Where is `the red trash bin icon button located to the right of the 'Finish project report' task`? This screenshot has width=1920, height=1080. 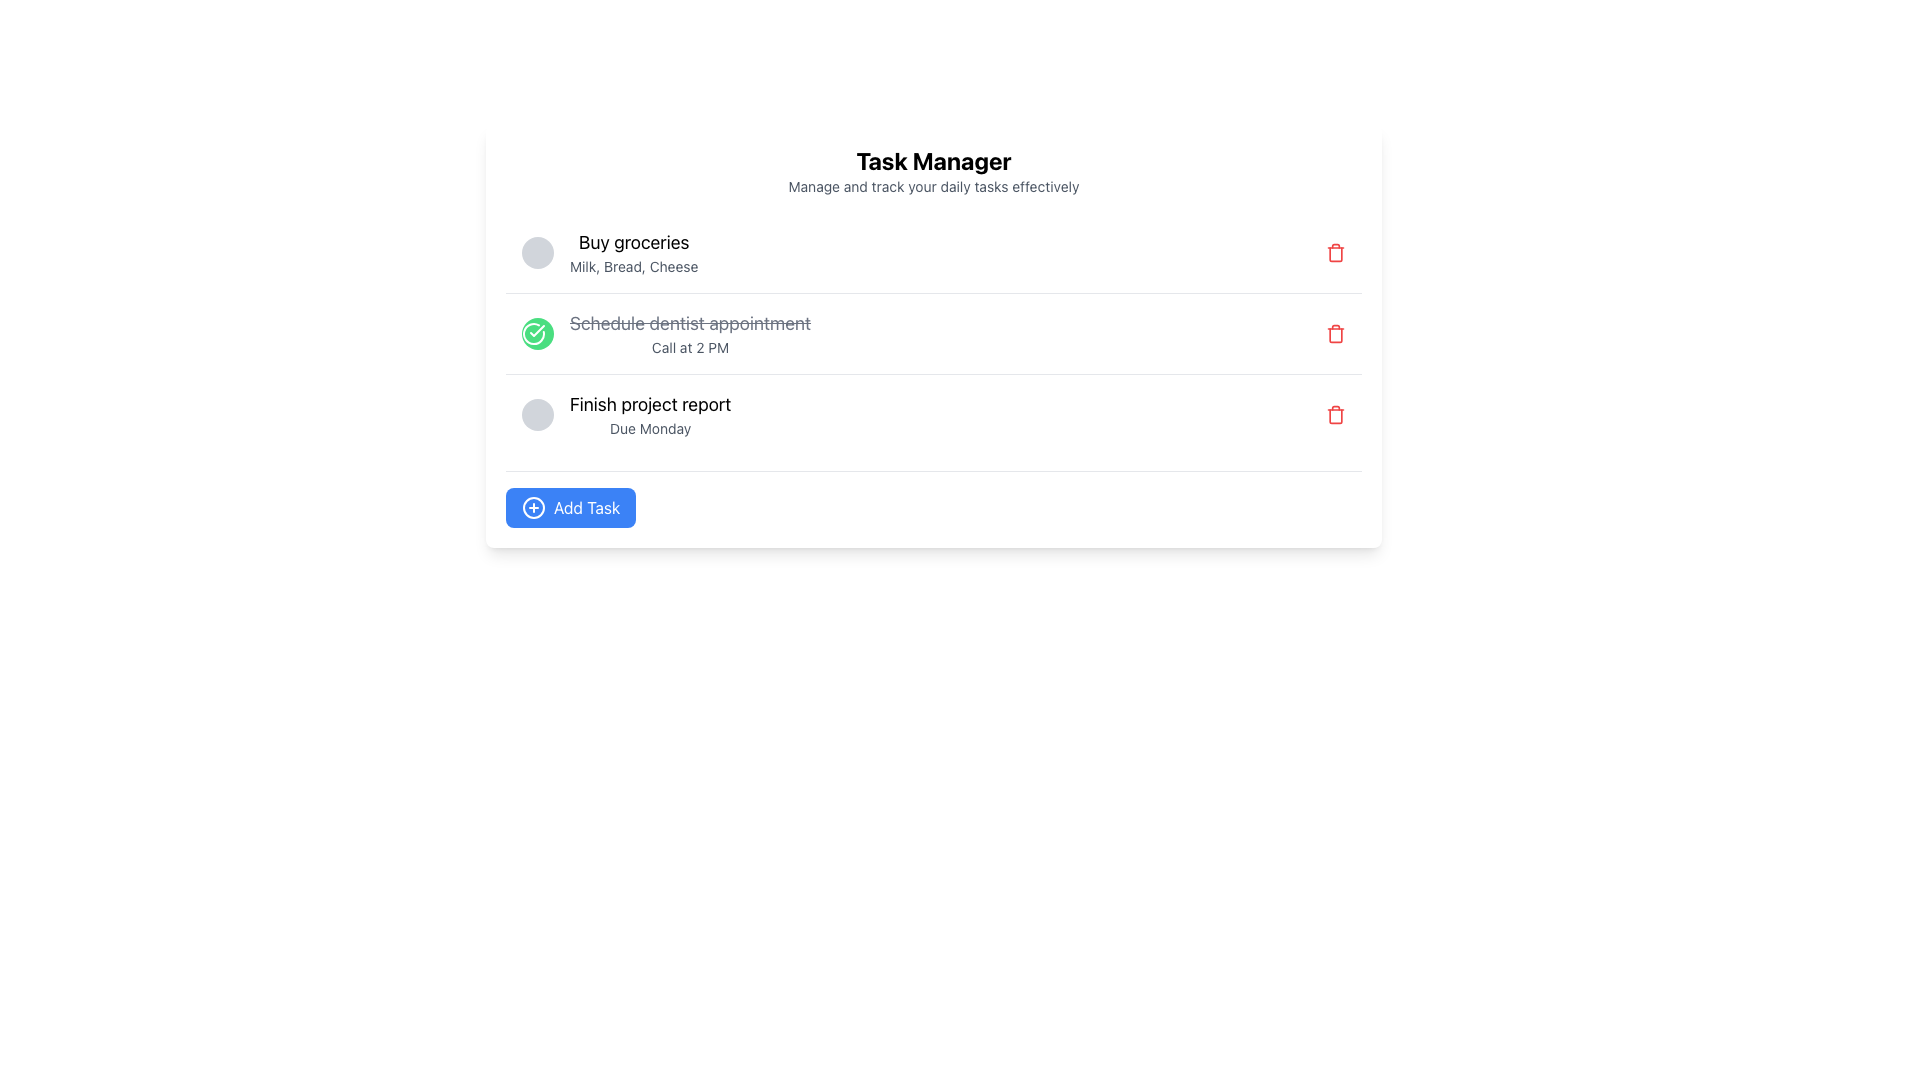
the red trash bin icon button located to the right of the 'Finish project report' task is located at coordinates (1335, 414).